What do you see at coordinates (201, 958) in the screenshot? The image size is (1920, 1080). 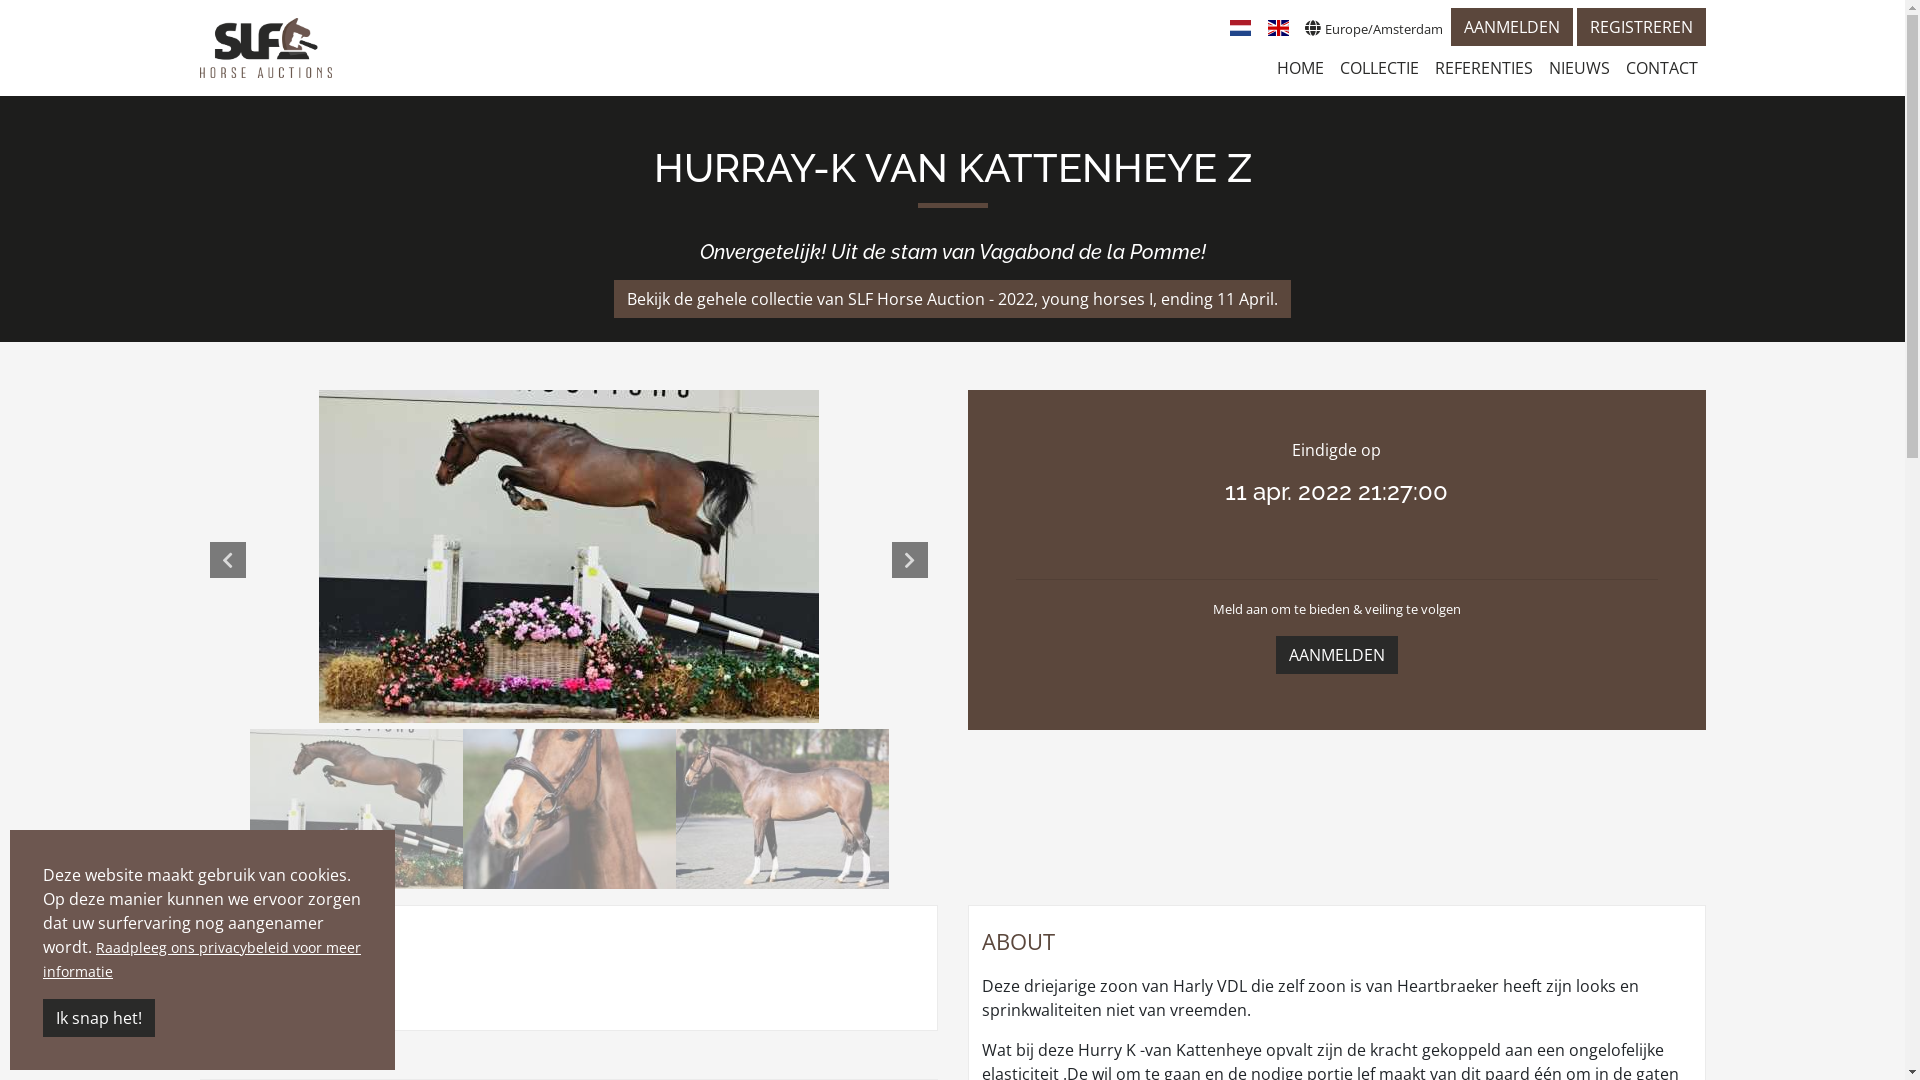 I see `'Raadpleeg ons privacybeleid voor meer informatie'` at bounding box center [201, 958].